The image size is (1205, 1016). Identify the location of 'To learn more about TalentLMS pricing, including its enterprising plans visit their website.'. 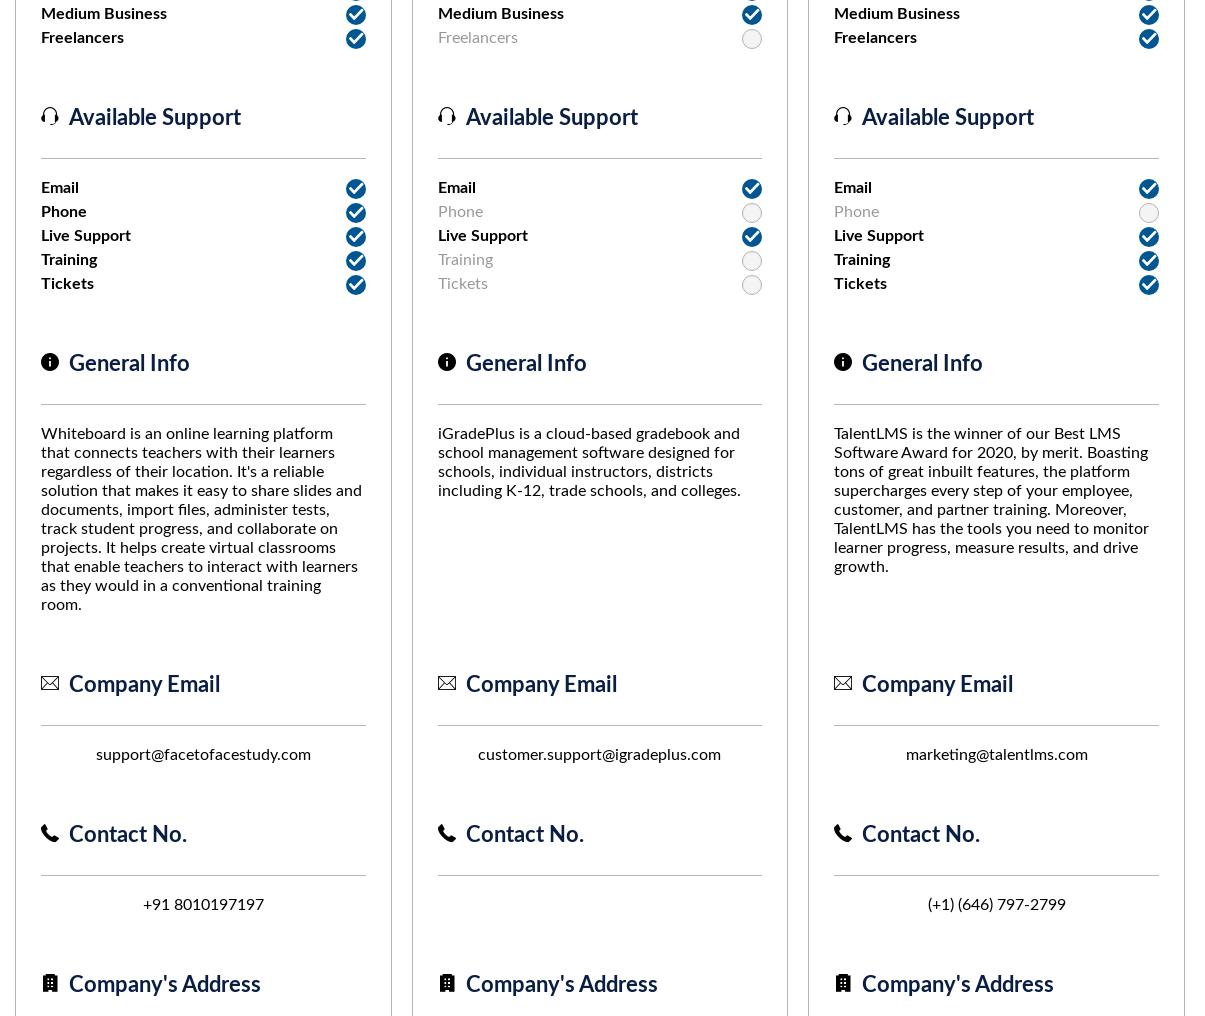
(976, 67).